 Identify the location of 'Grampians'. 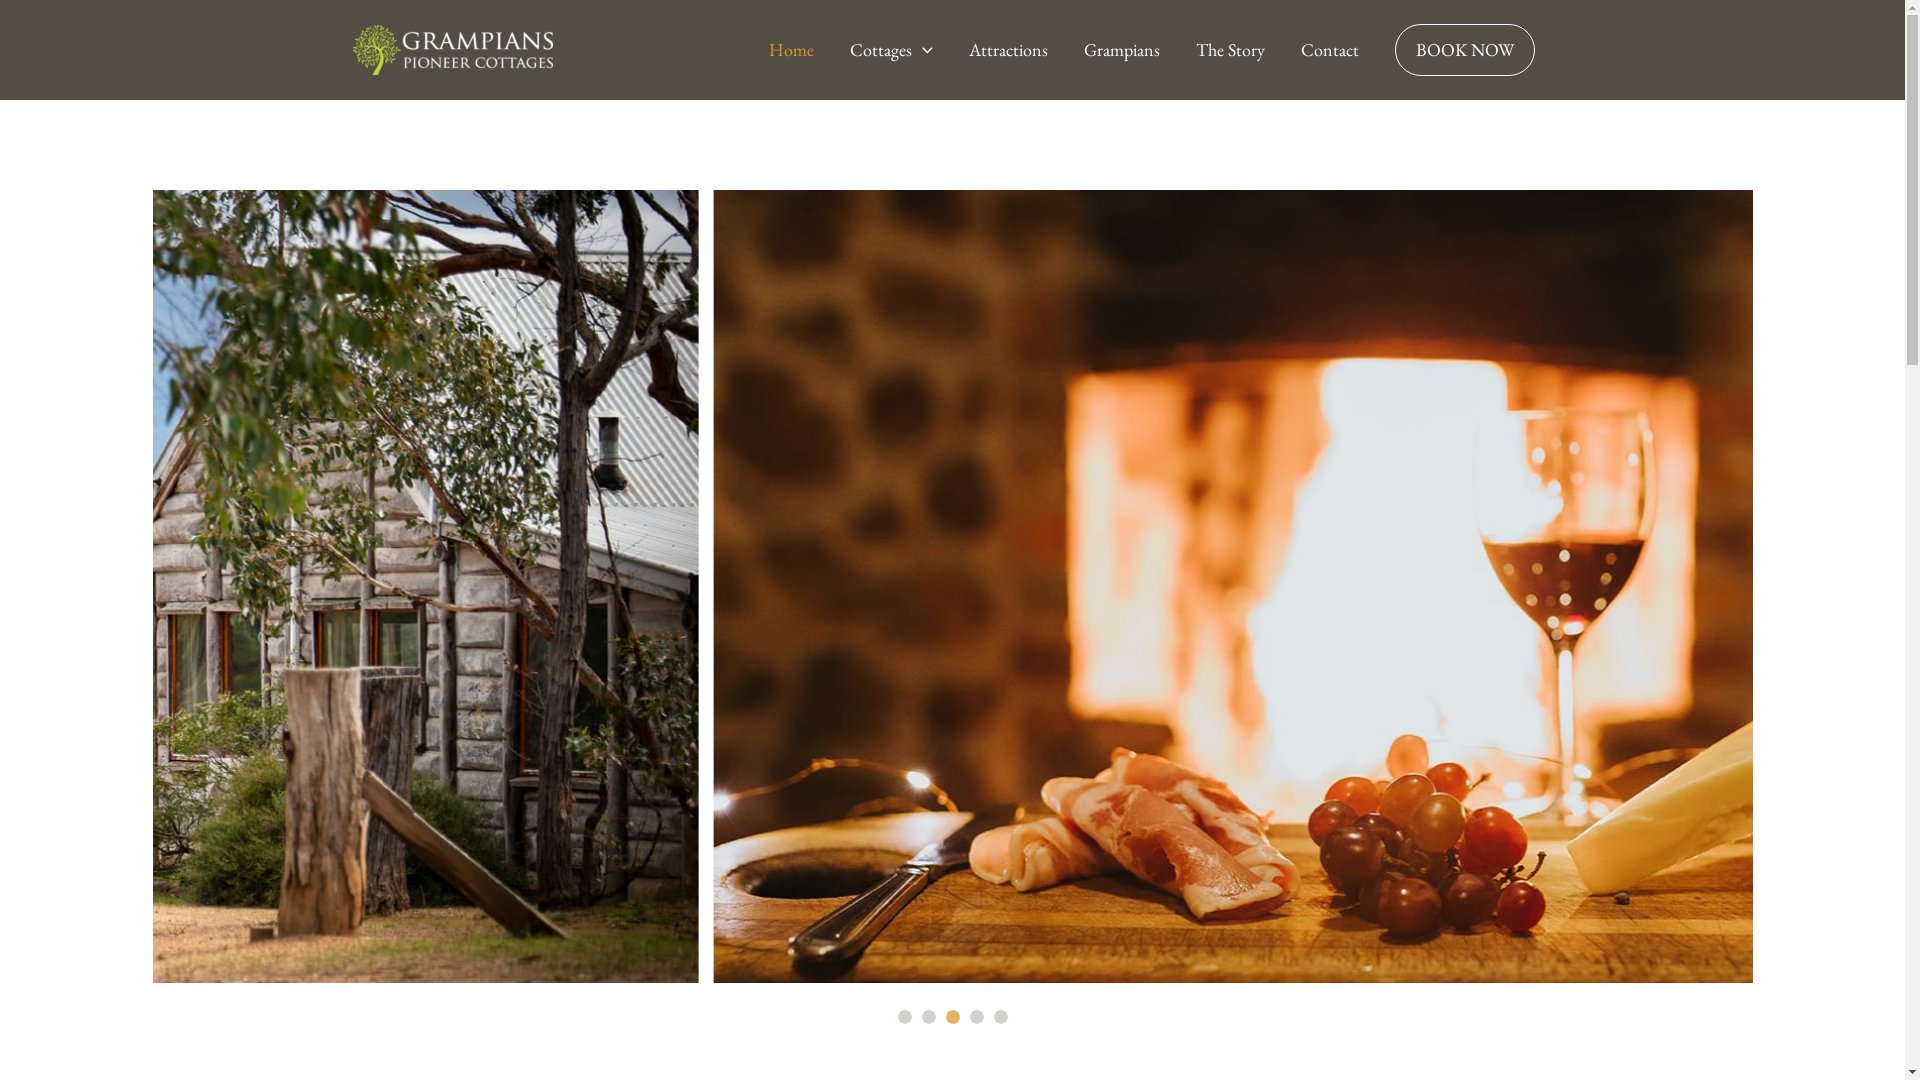
(1122, 49).